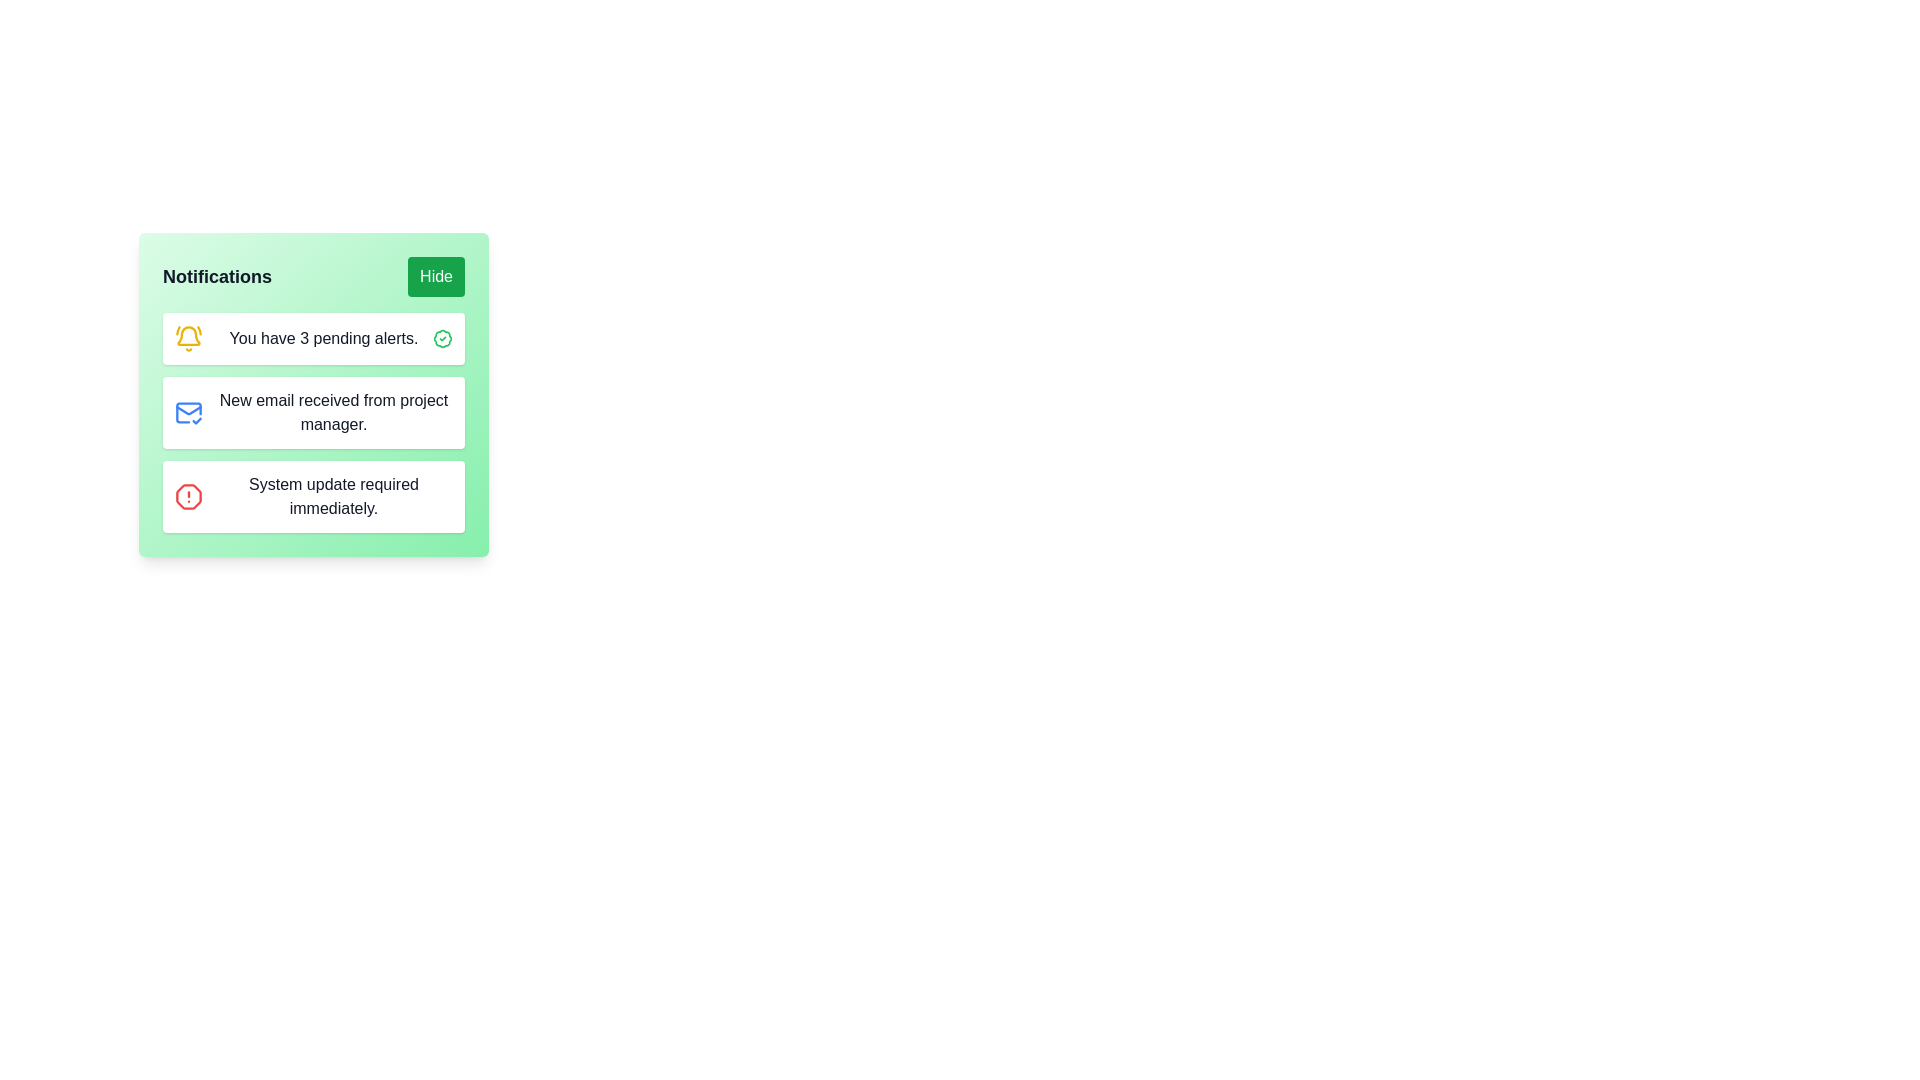  Describe the element at coordinates (312, 338) in the screenshot. I see `the Notification tile located in the notification panel, which is the topmost entry under the 'Notifications' header` at that location.